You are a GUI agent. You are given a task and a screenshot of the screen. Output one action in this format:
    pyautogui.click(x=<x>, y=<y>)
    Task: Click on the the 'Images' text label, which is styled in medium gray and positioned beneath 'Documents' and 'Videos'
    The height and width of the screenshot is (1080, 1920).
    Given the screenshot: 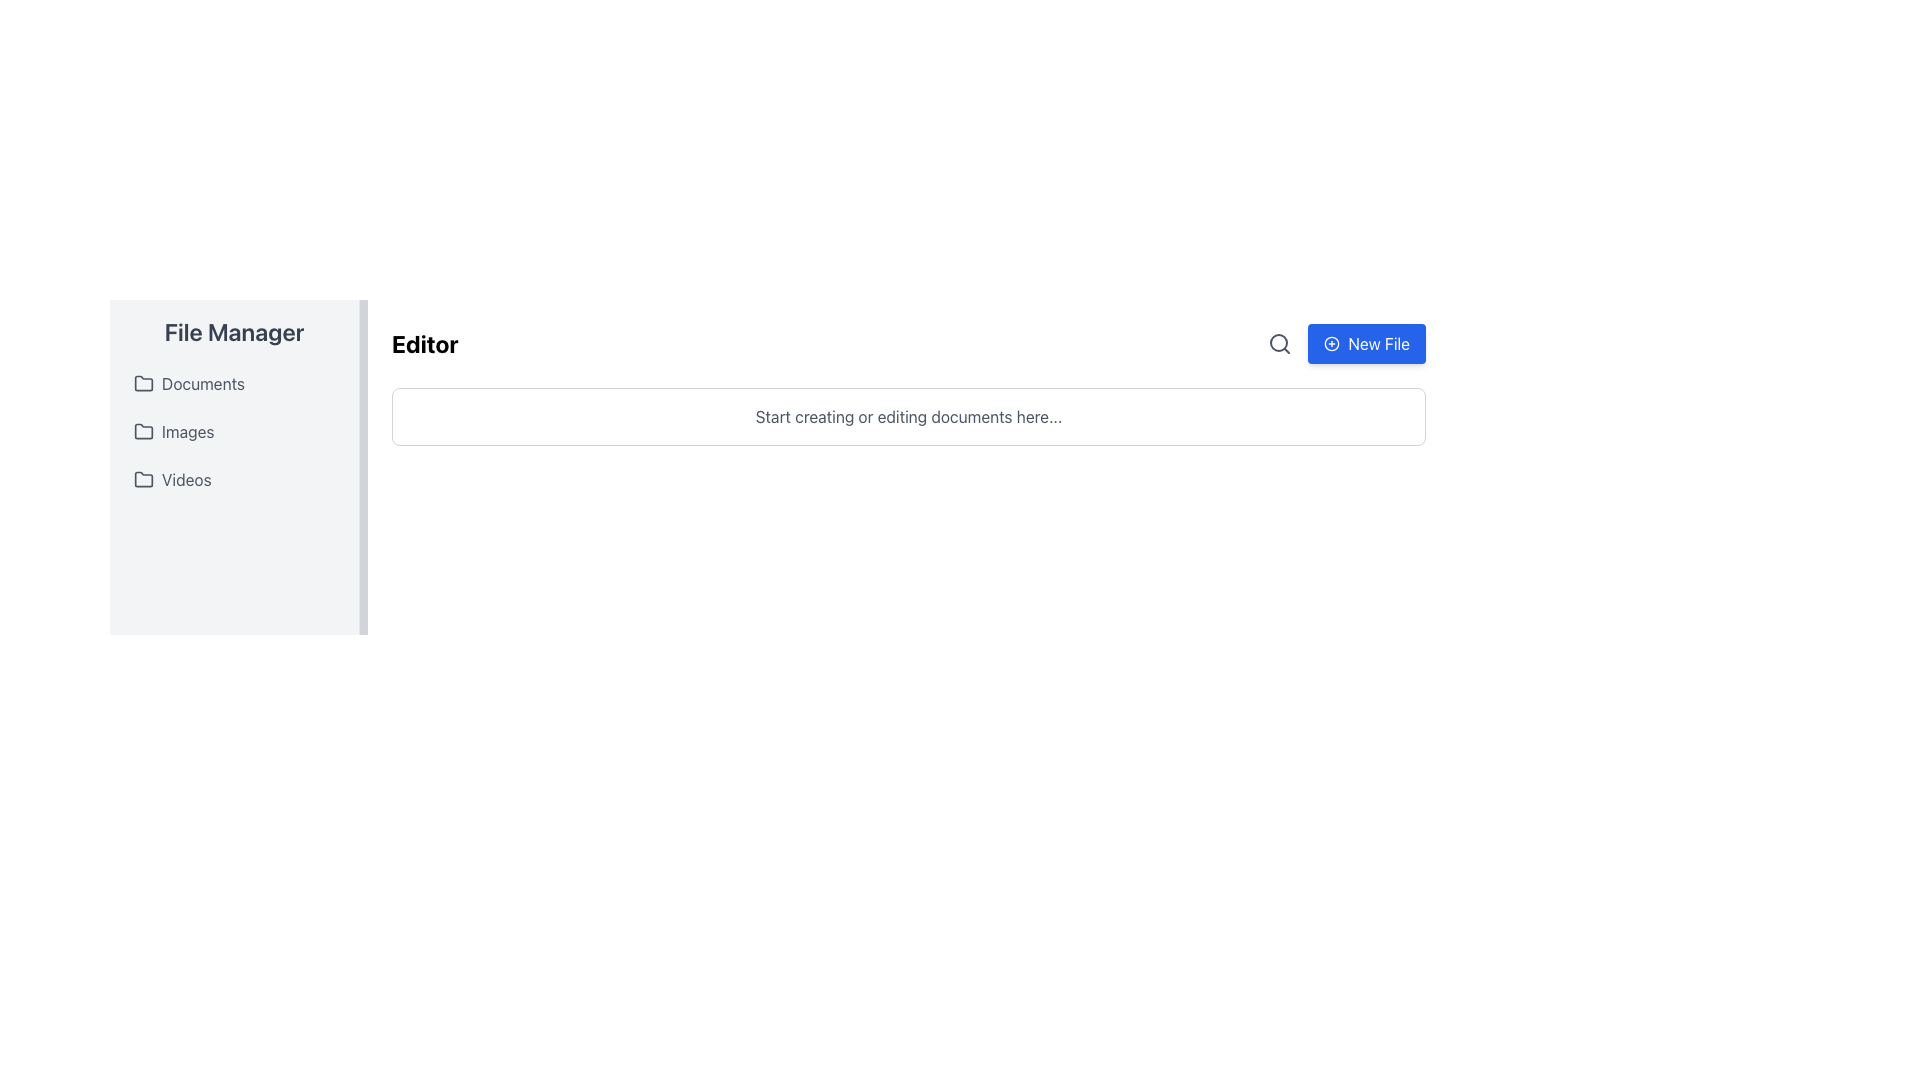 What is the action you would take?
    pyautogui.click(x=188, y=431)
    